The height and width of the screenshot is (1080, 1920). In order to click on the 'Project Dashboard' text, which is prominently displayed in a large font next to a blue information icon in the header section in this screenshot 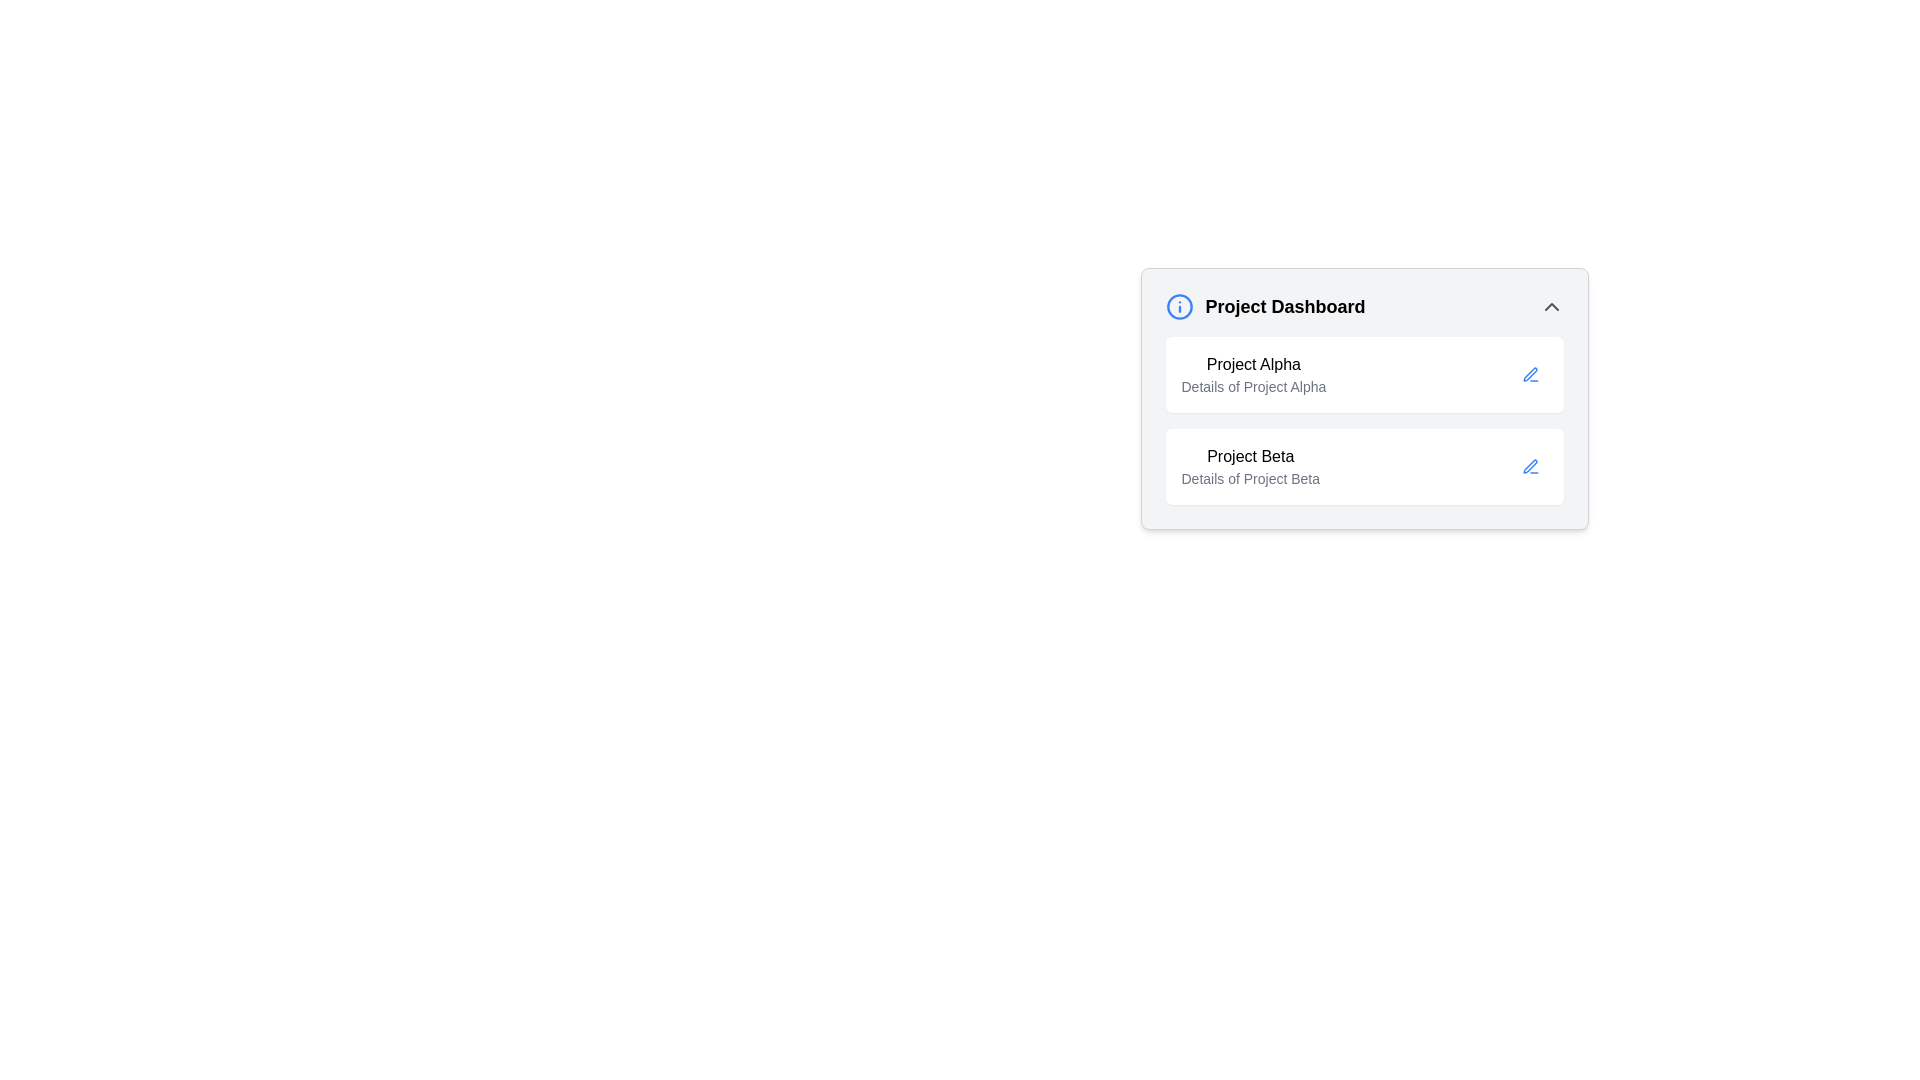, I will do `click(1285, 307)`.